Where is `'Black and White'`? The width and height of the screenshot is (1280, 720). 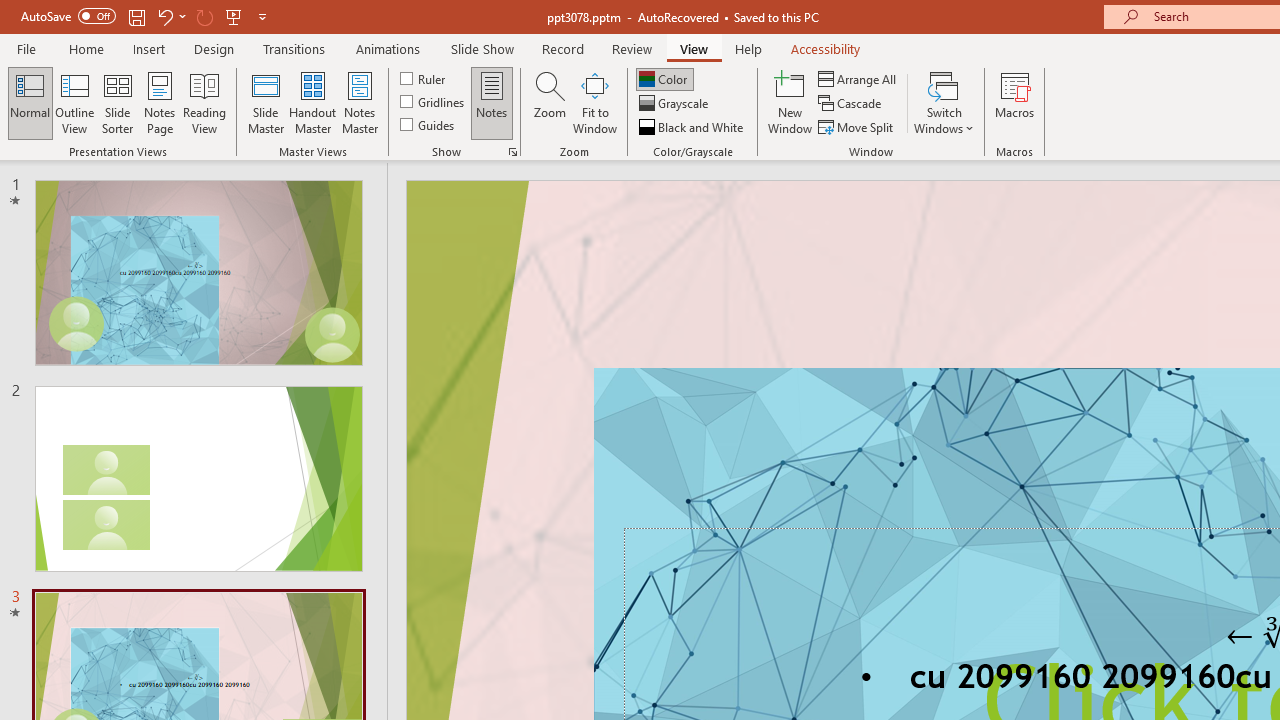 'Black and White' is located at coordinates (693, 127).